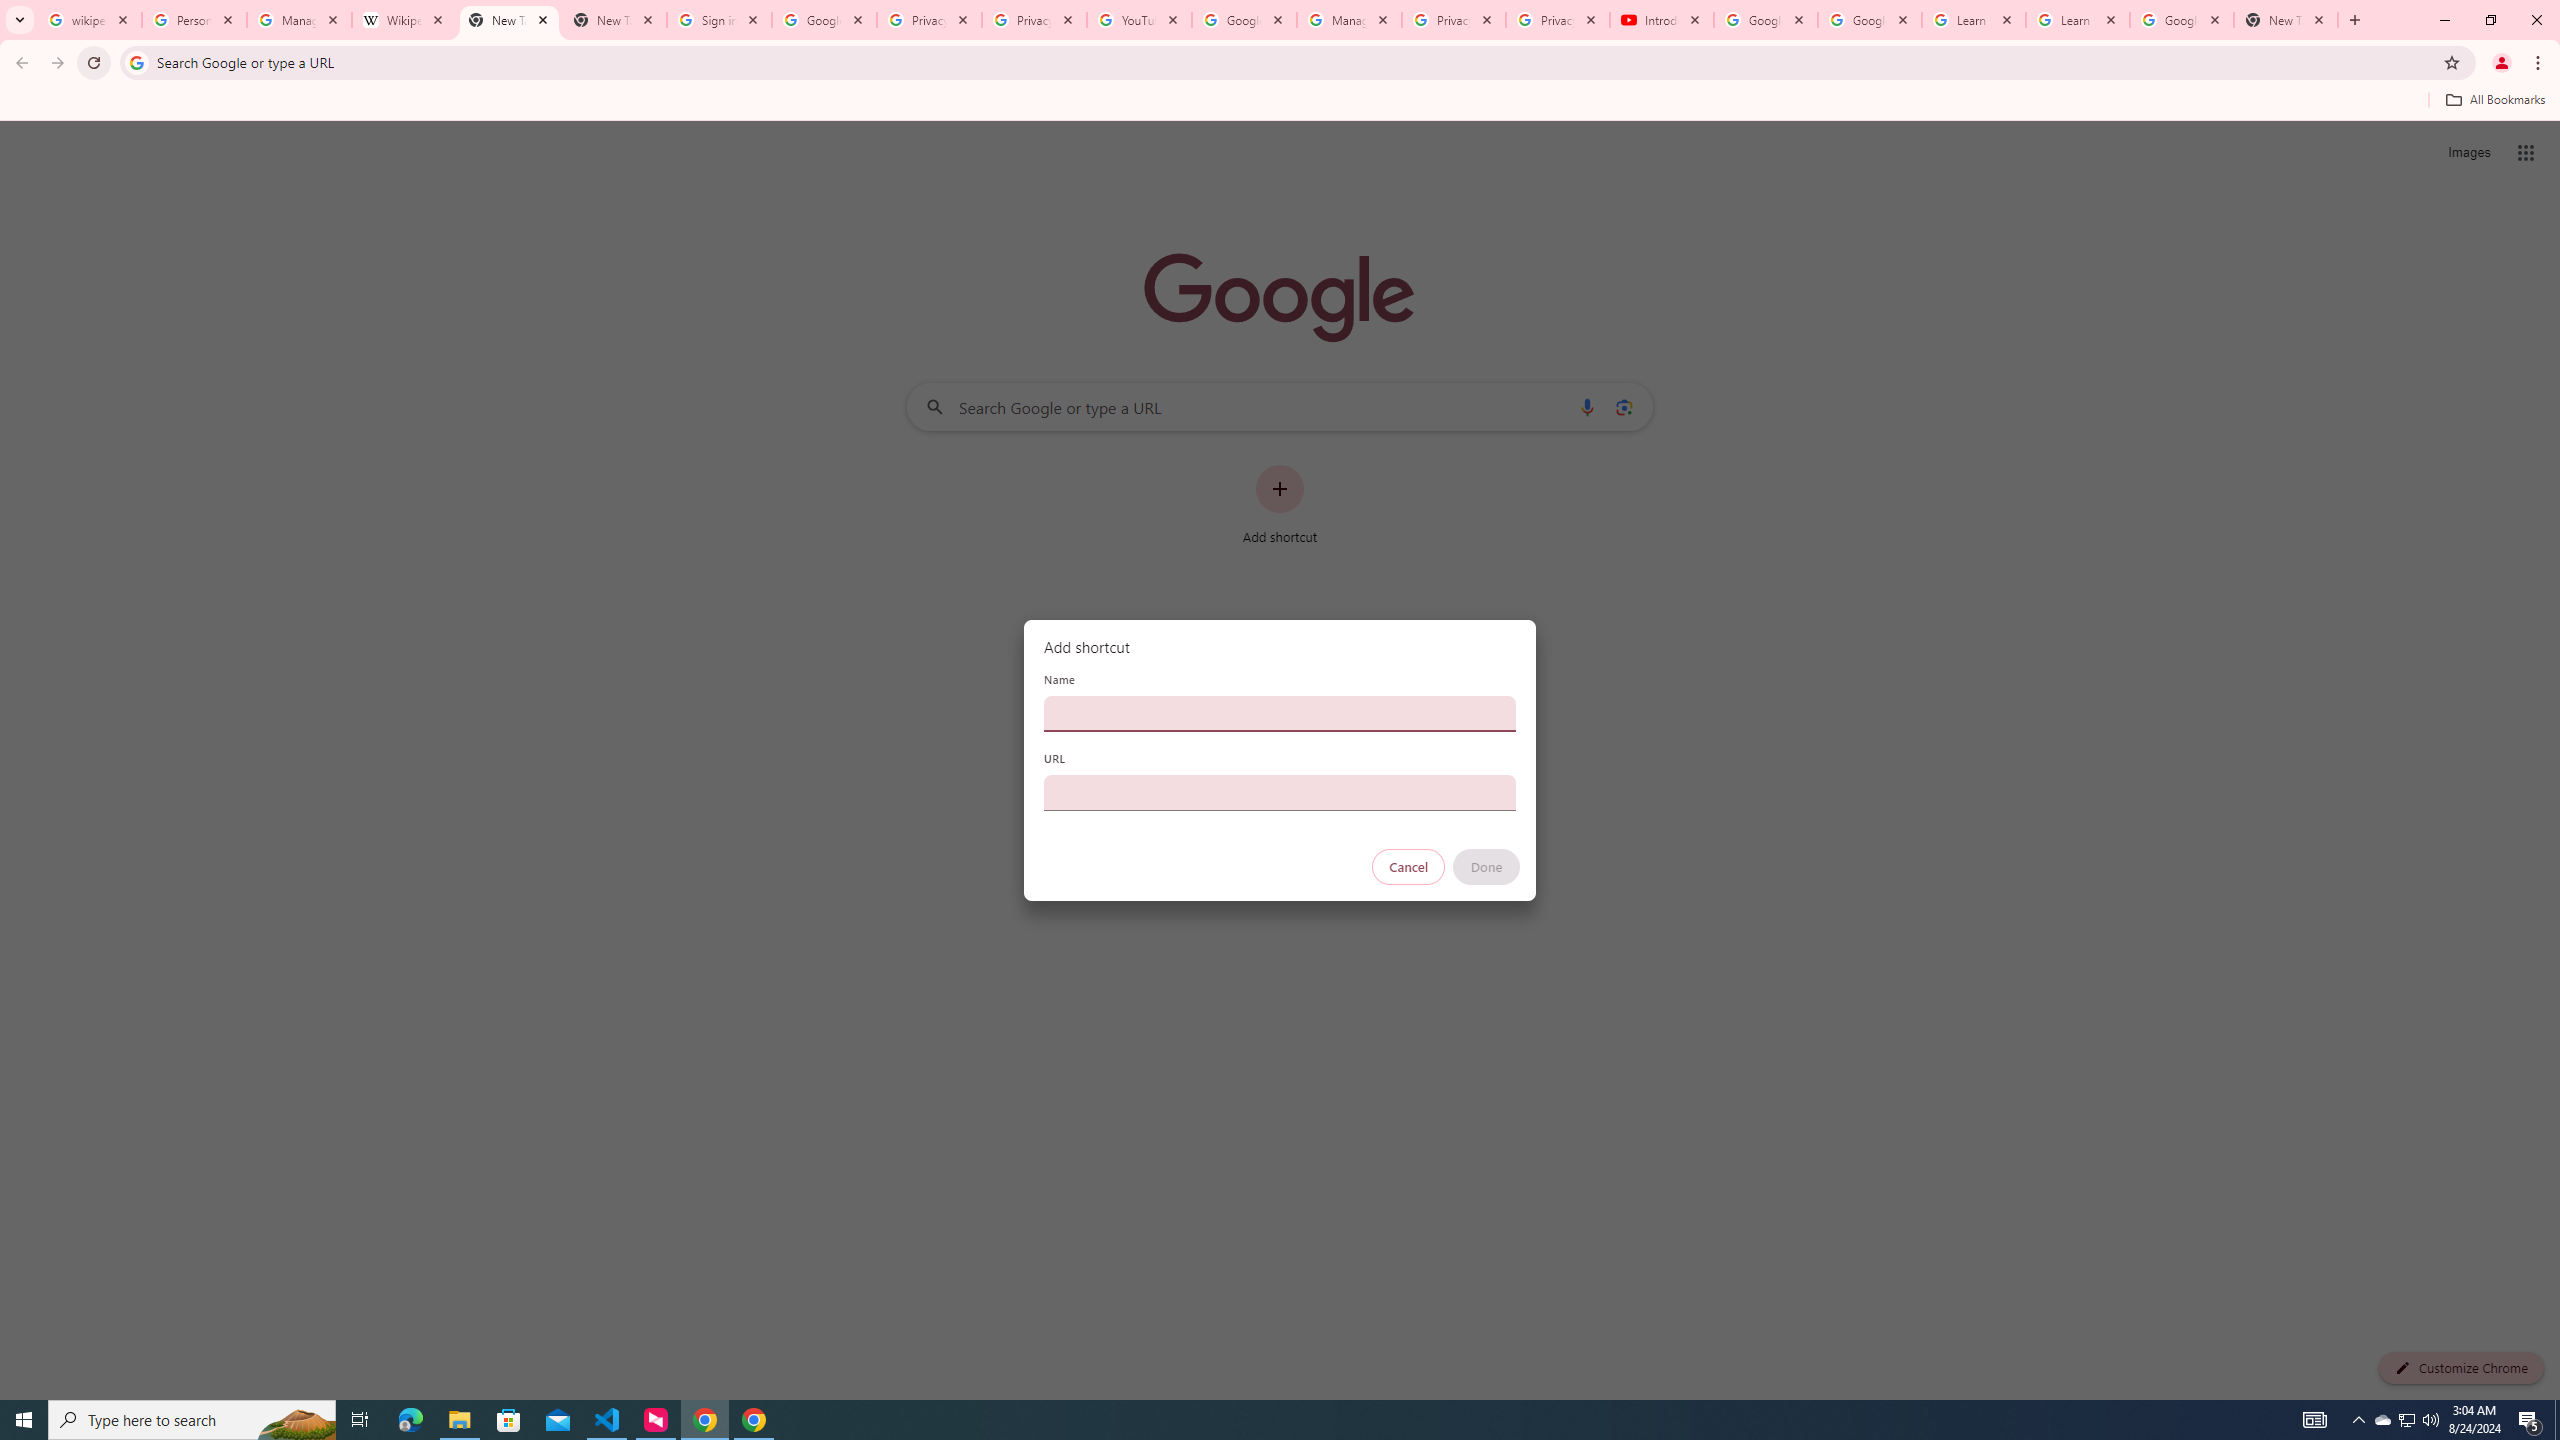 The height and width of the screenshot is (1440, 2560). What do you see at coordinates (823, 19) in the screenshot?
I see `'Google Drive: Sign-in'` at bounding box center [823, 19].